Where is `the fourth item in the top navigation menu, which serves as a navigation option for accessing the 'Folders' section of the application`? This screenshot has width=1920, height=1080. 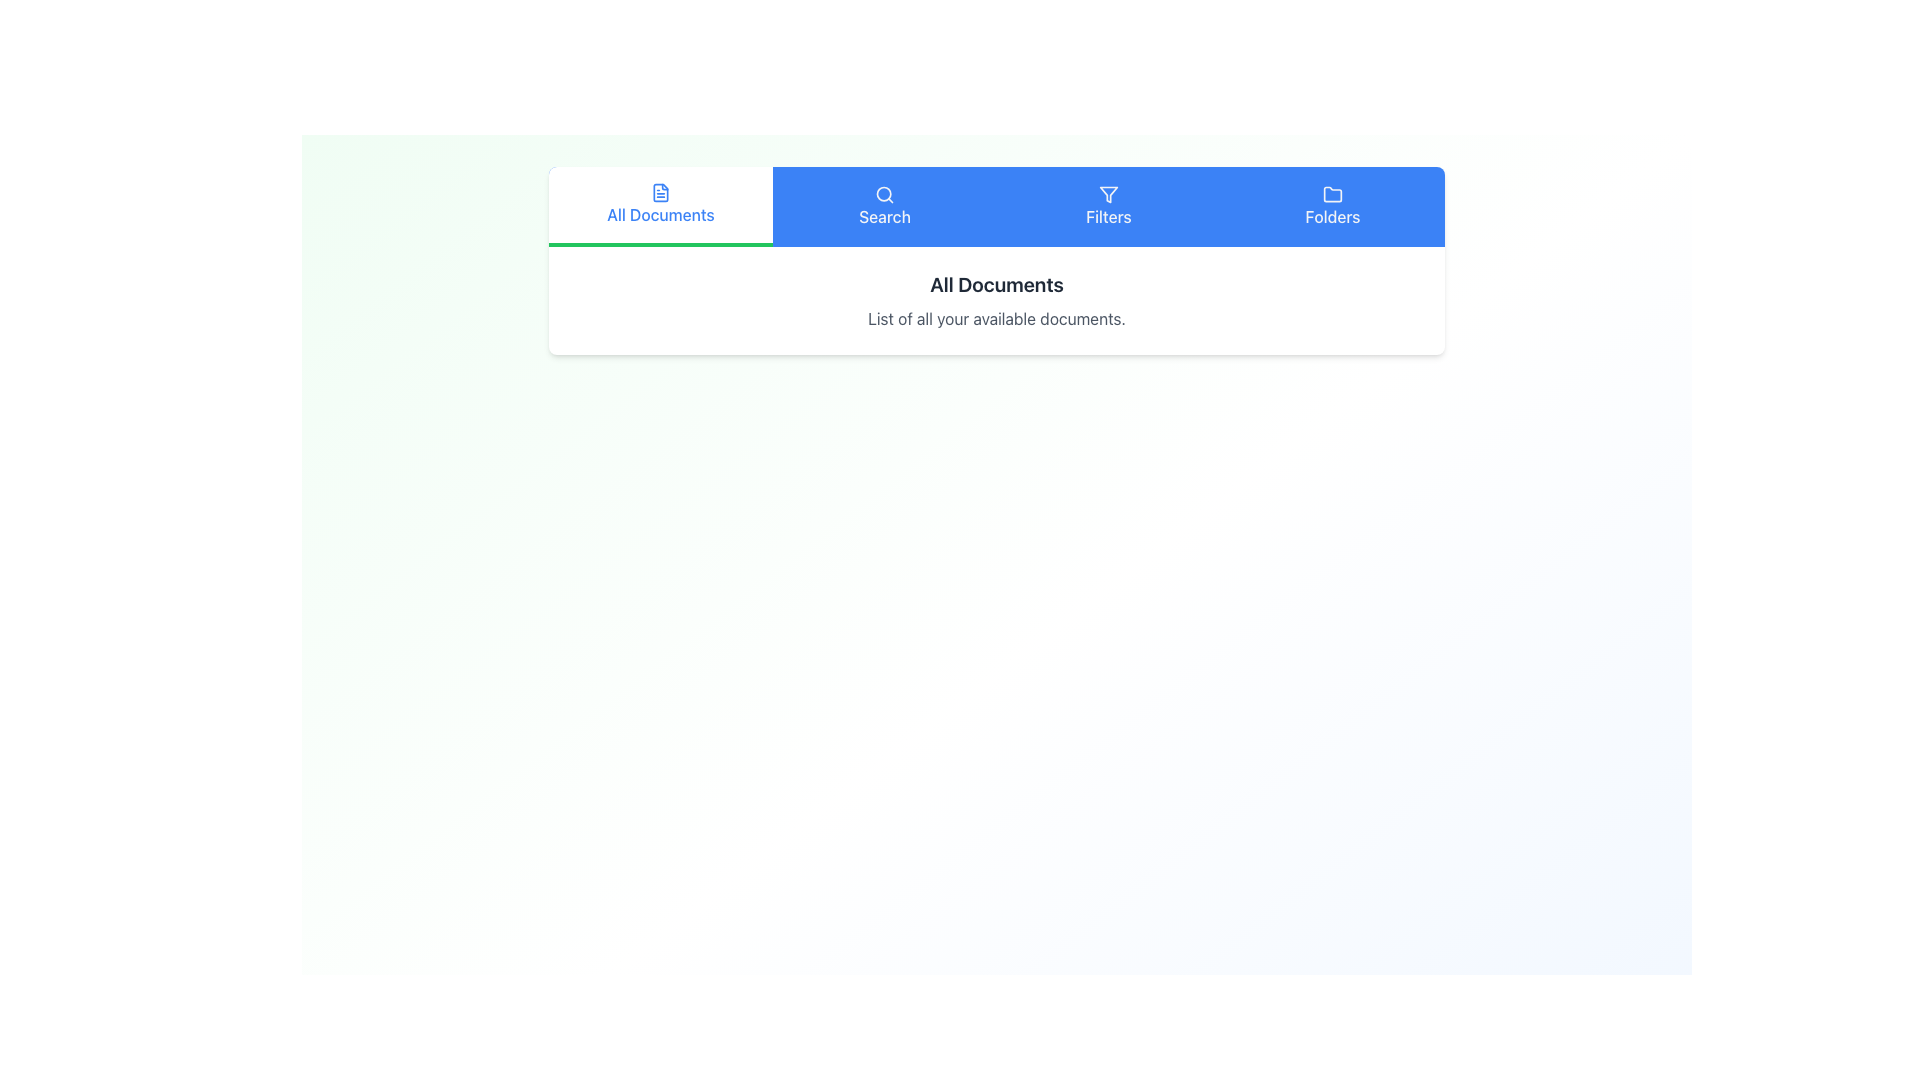
the fourth item in the top navigation menu, which serves as a navigation option for accessing the 'Folders' section of the application is located at coordinates (1333, 207).